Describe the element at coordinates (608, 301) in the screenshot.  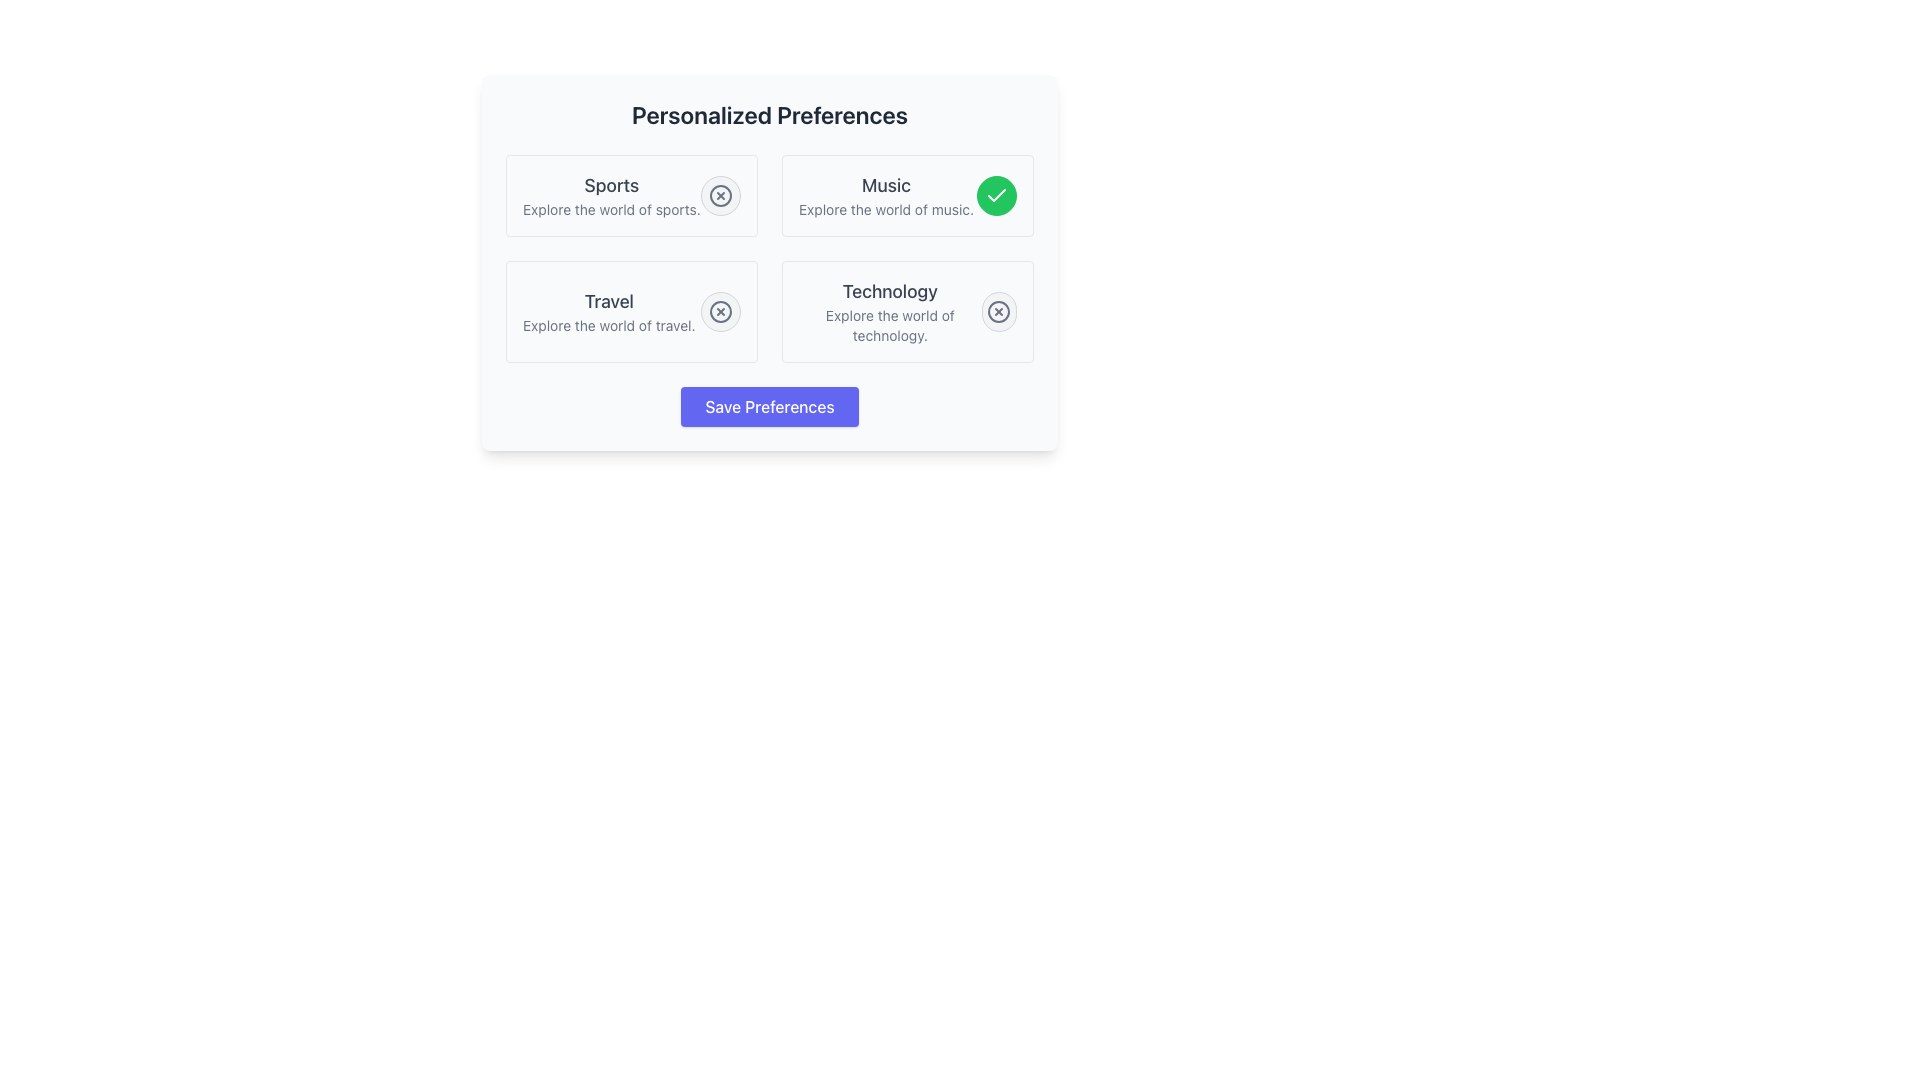
I see `the 'Travel' label, which is a large gray text element located in the top half of the user preference box for travel-related preferences` at that location.